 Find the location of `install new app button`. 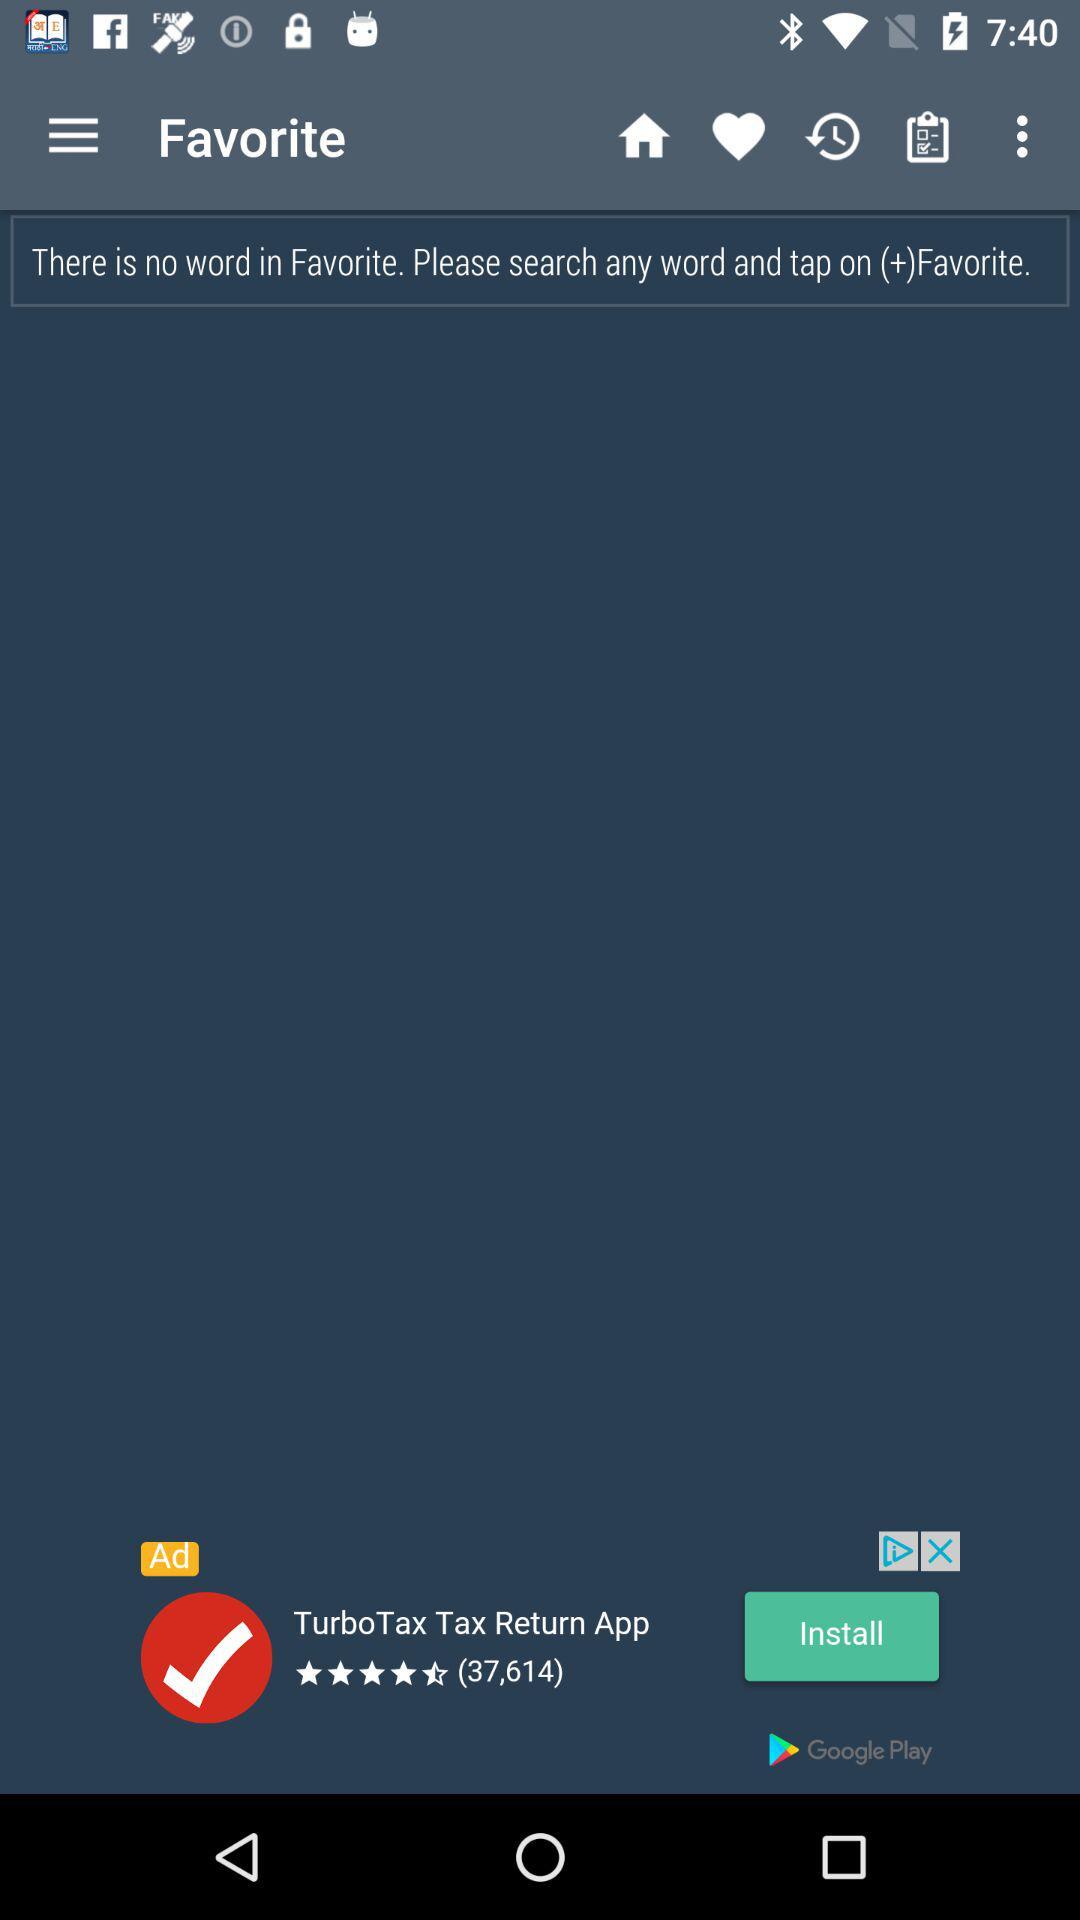

install new app button is located at coordinates (540, 1662).